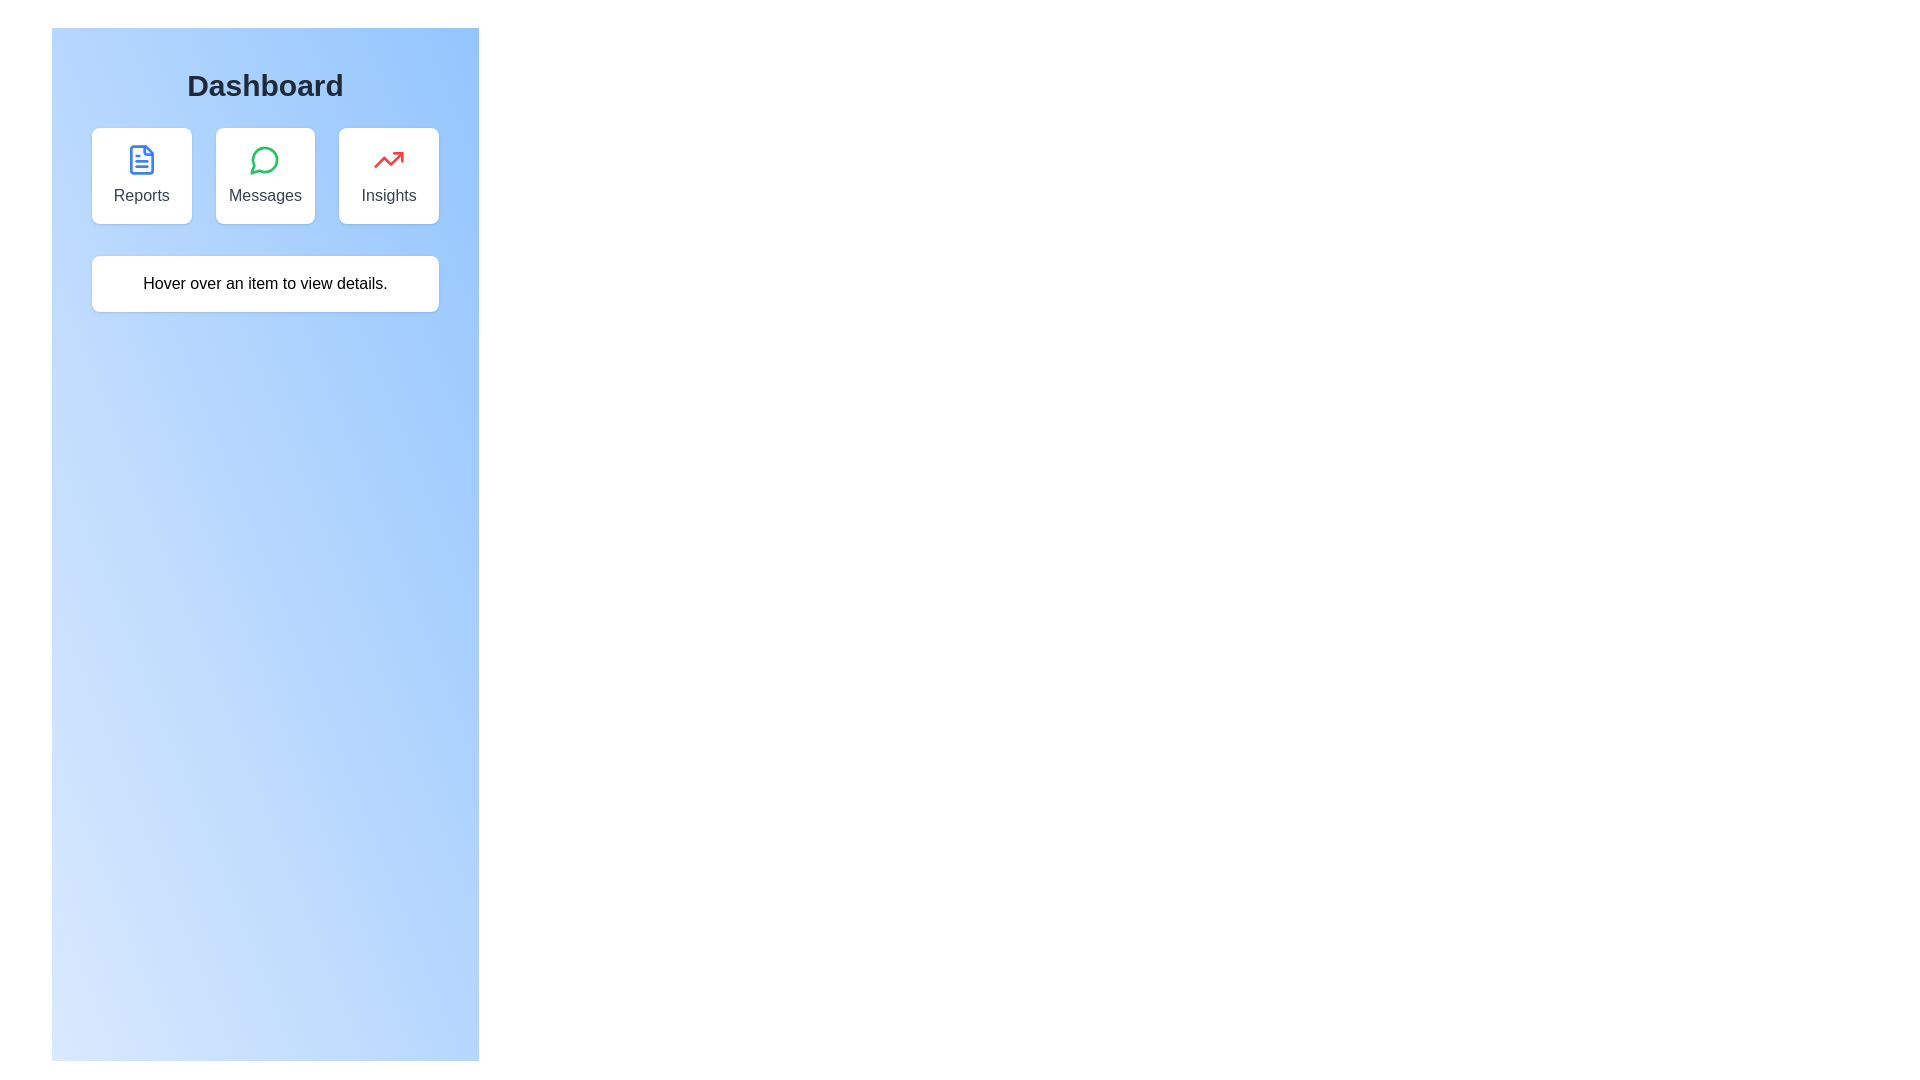 This screenshot has width=1920, height=1080. What do you see at coordinates (140, 158) in the screenshot?
I see `the 'Reports' icon located at the top left of the dashboard layout, indicating access to the reports feature` at bounding box center [140, 158].